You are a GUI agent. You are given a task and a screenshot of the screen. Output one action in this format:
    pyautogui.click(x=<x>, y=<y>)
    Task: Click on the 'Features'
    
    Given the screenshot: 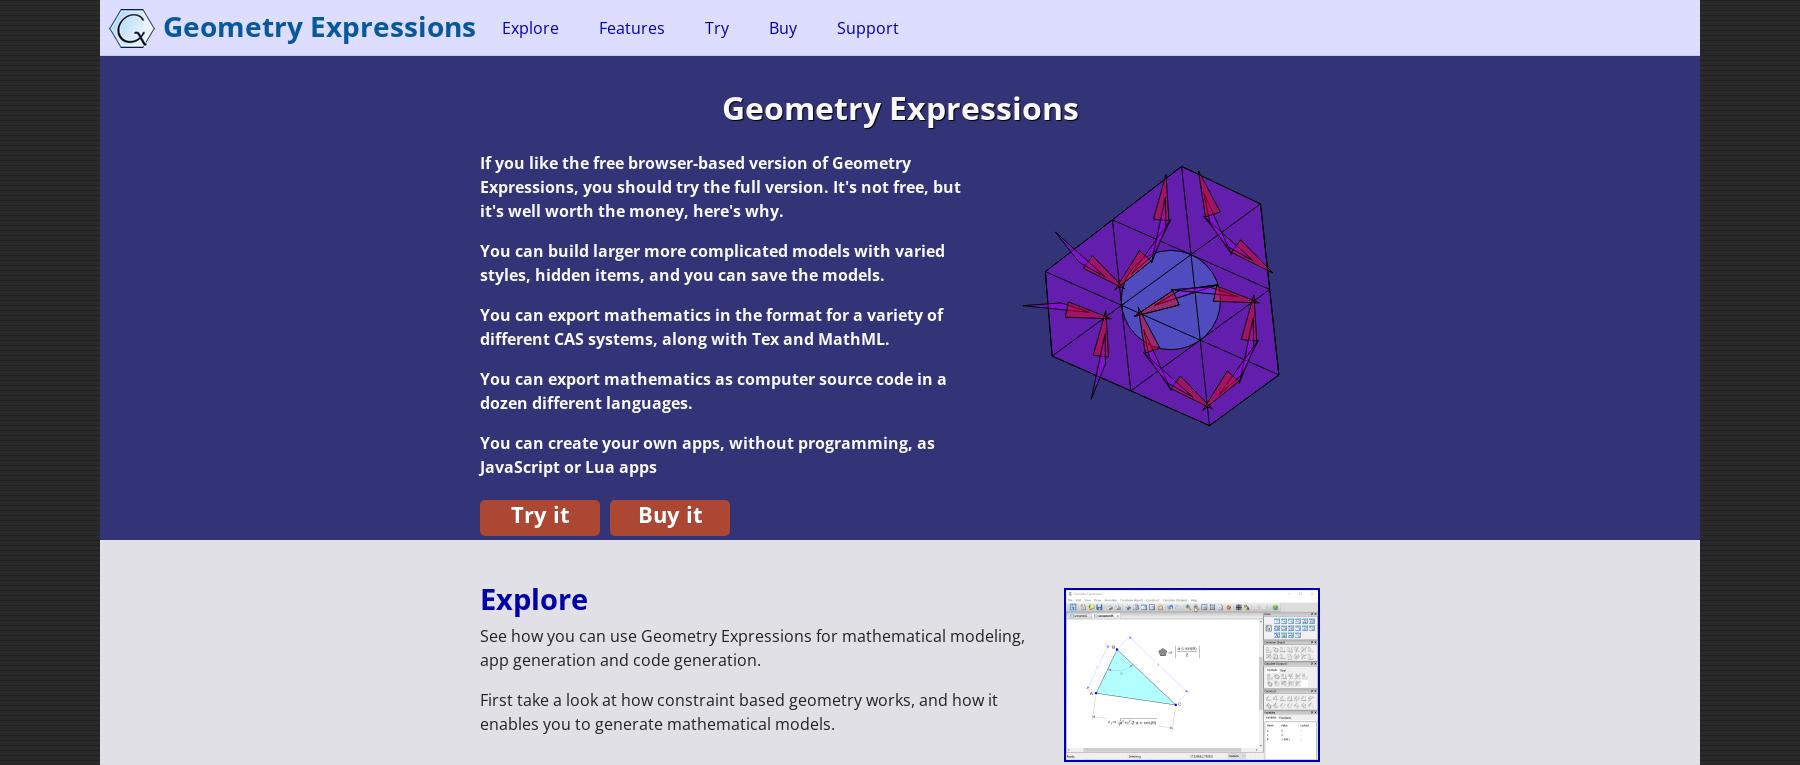 What is the action you would take?
    pyautogui.click(x=599, y=26)
    